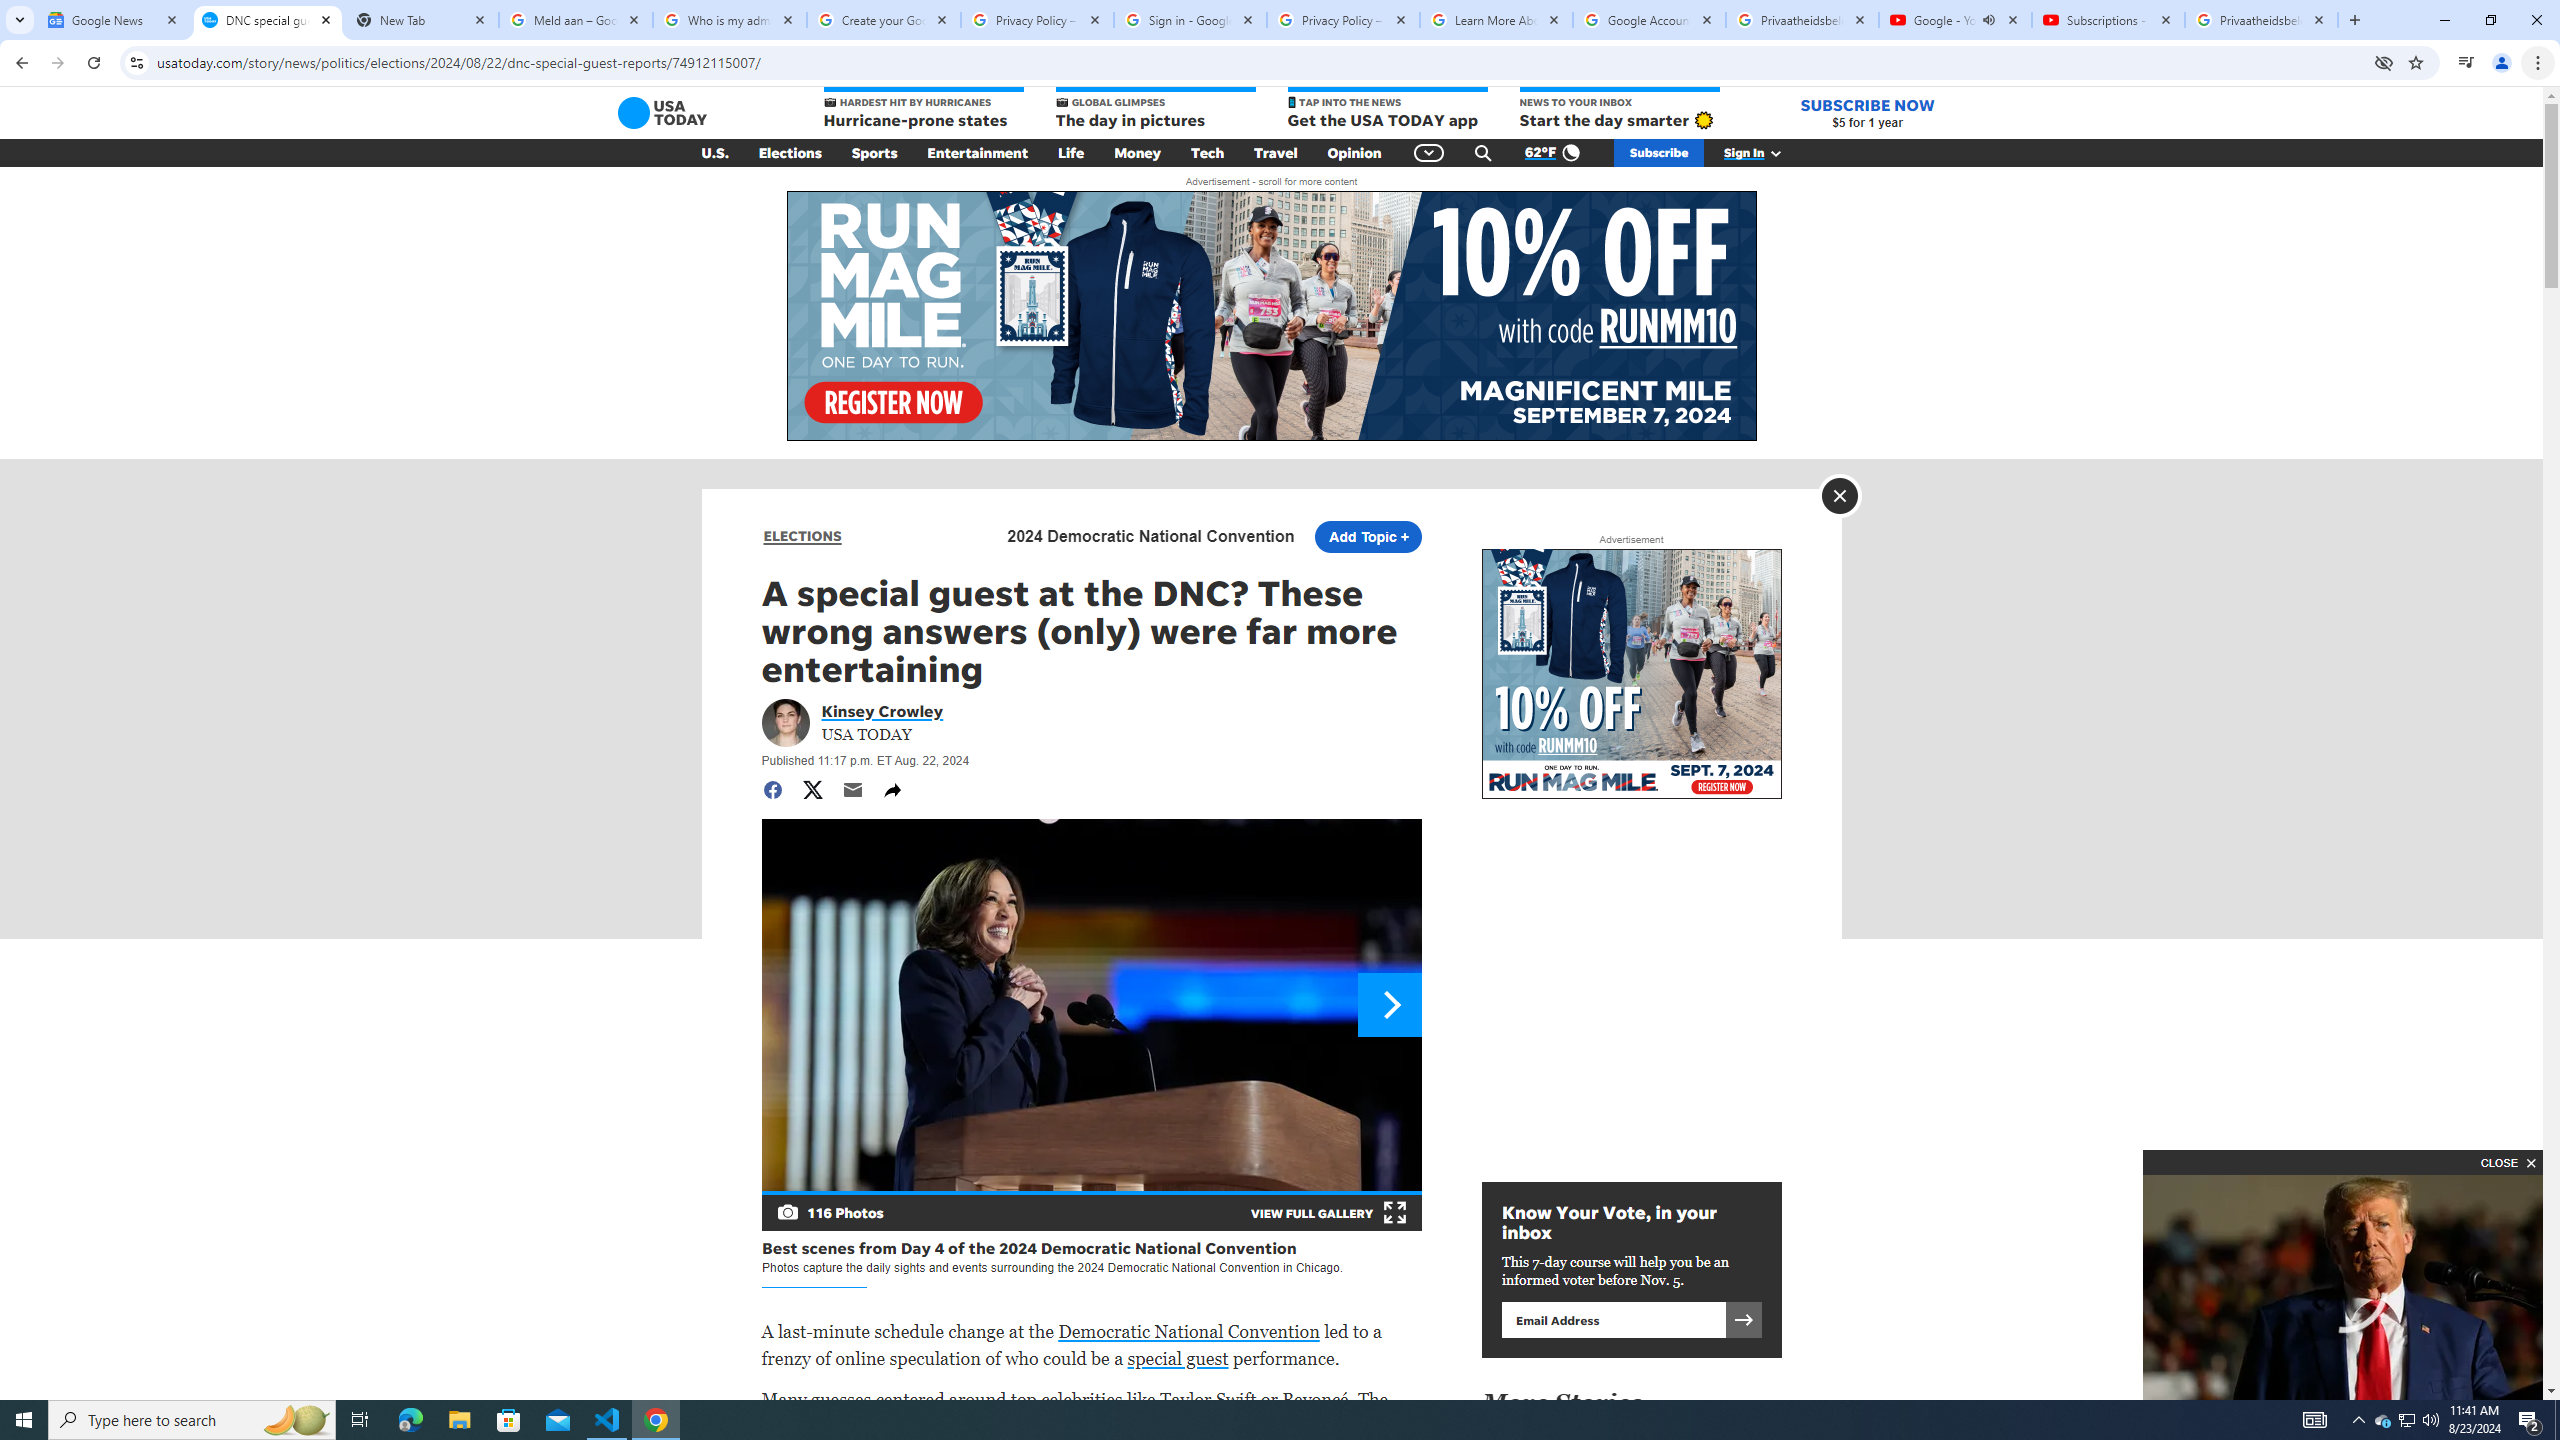 This screenshot has height=1440, width=2560. What do you see at coordinates (11, 9) in the screenshot?
I see `'System'` at bounding box center [11, 9].